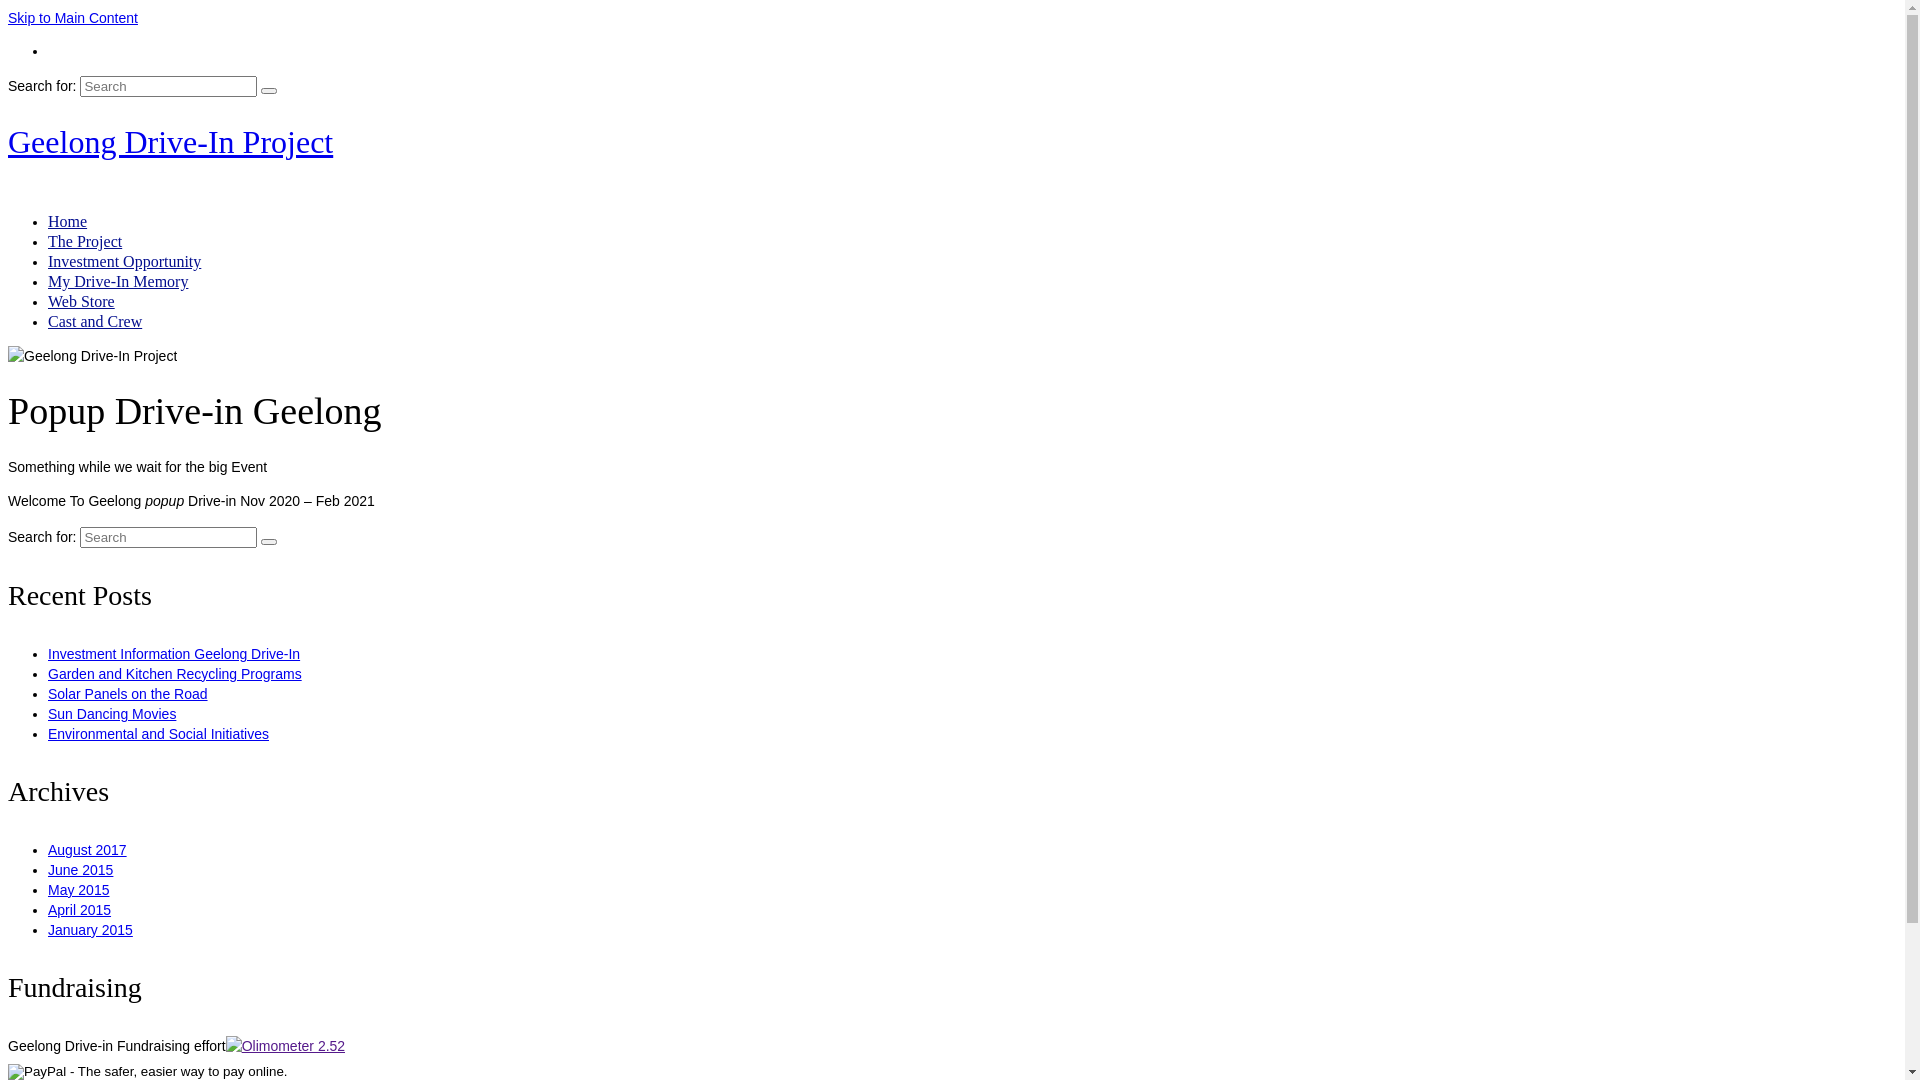 The image size is (1920, 1080). I want to click on 'Investment Information Geelong Drive-In', so click(173, 654).